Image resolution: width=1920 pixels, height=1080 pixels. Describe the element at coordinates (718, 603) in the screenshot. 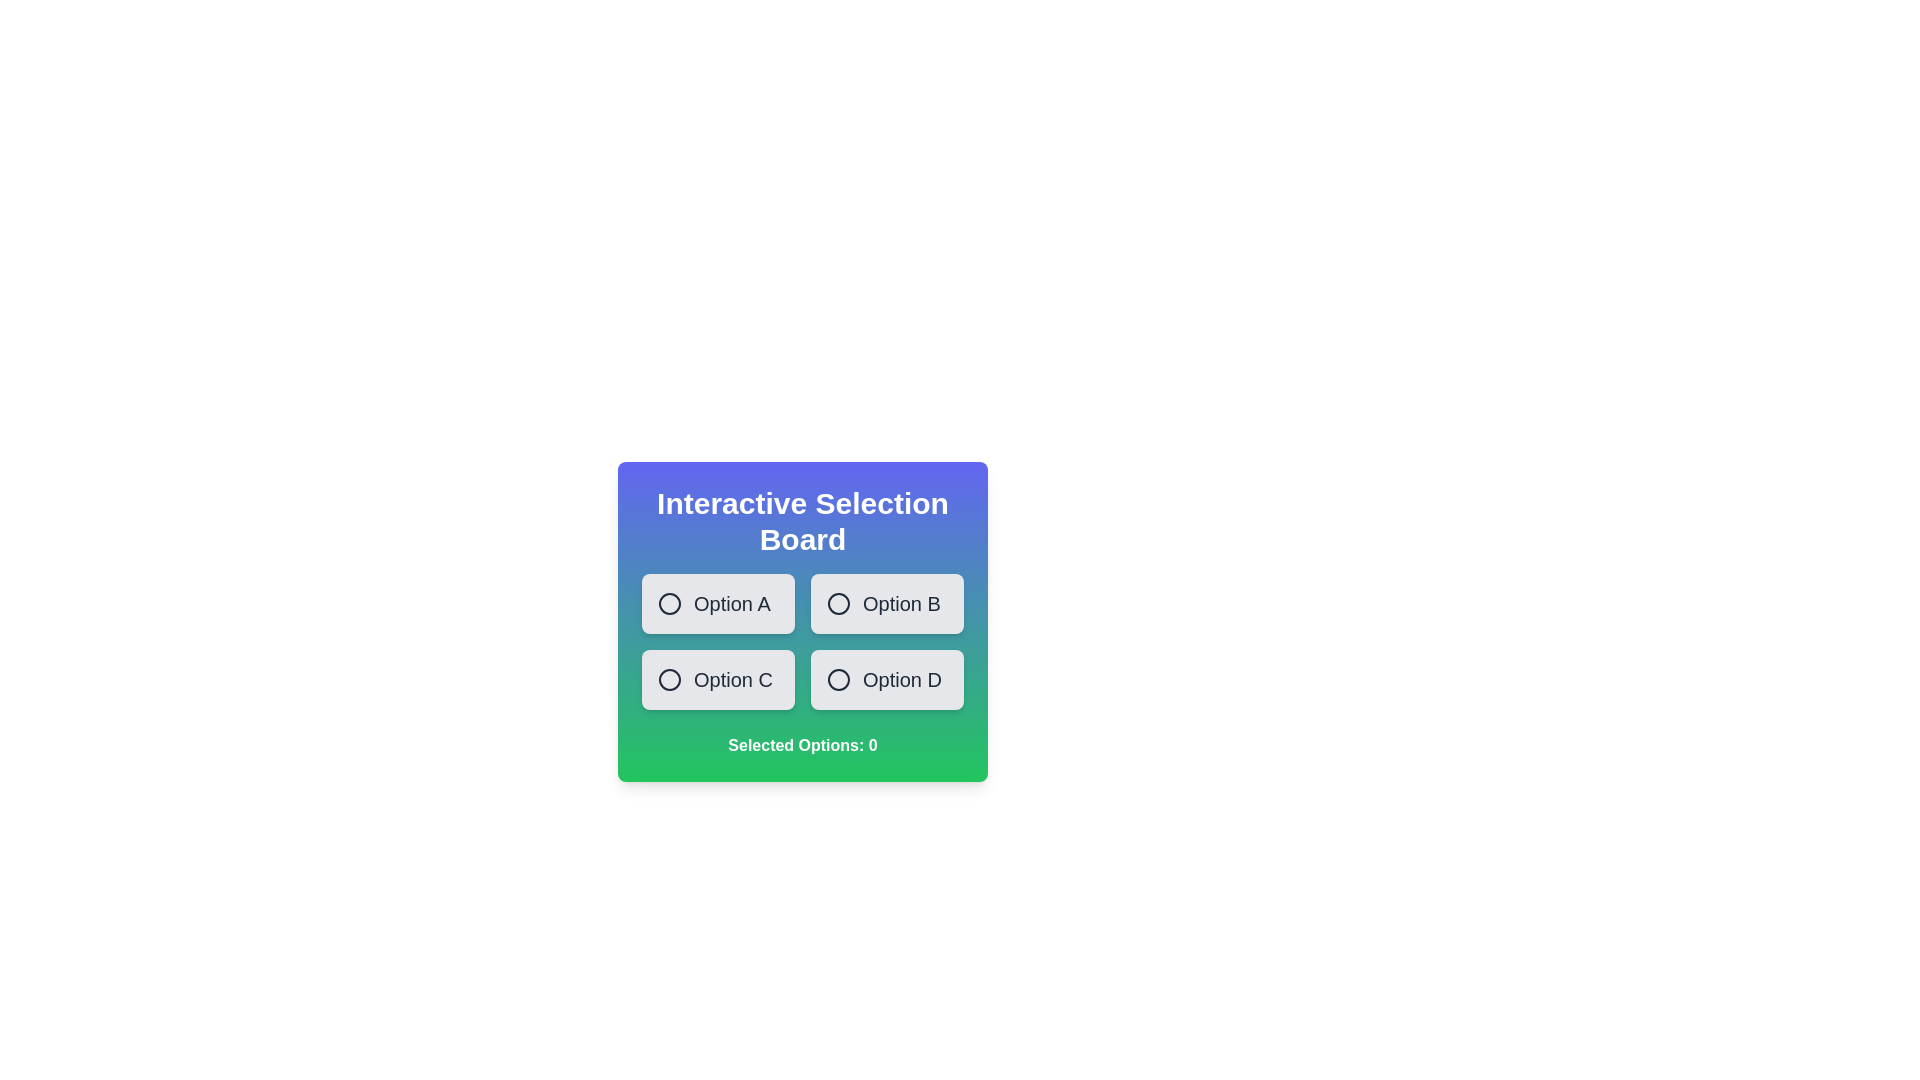

I see `the option Option A to observe the visual feedback` at that location.